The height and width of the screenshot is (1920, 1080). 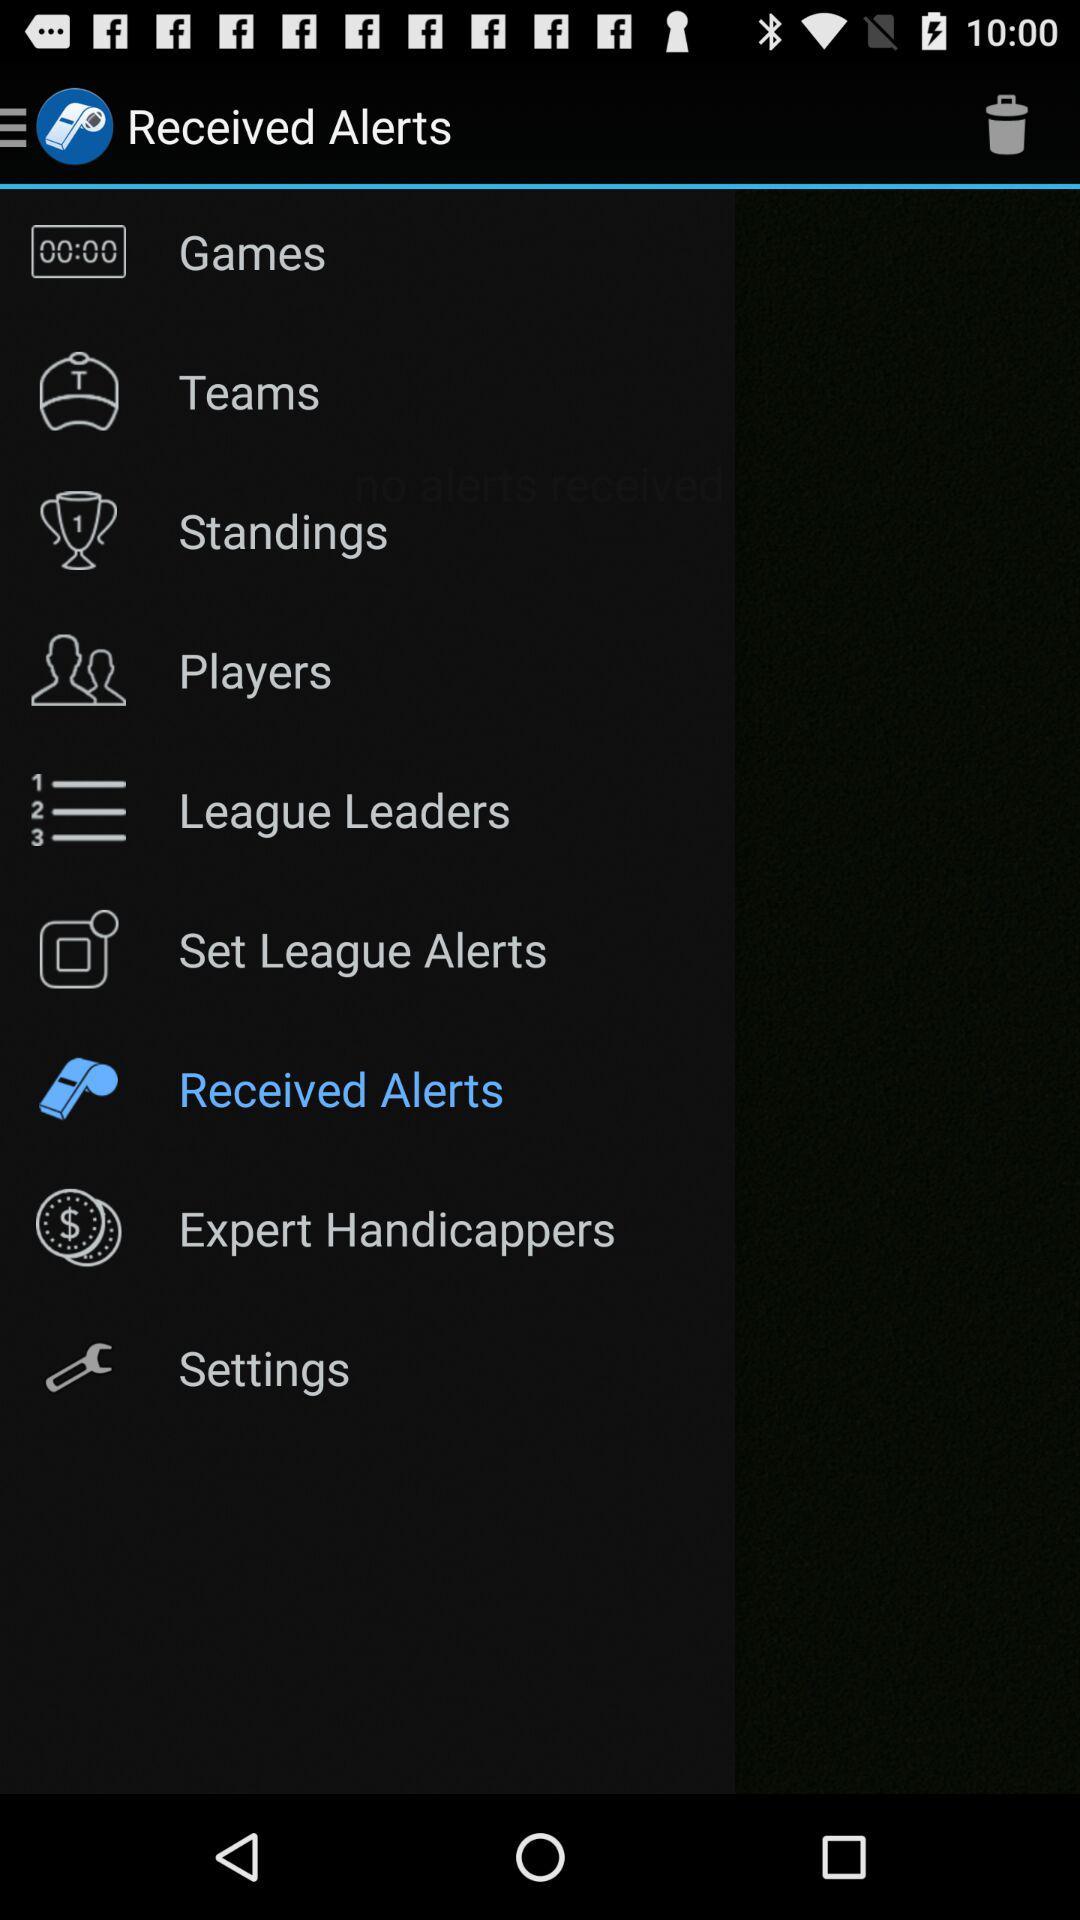 I want to click on the symbol beside received alerts, so click(x=1006, y=124).